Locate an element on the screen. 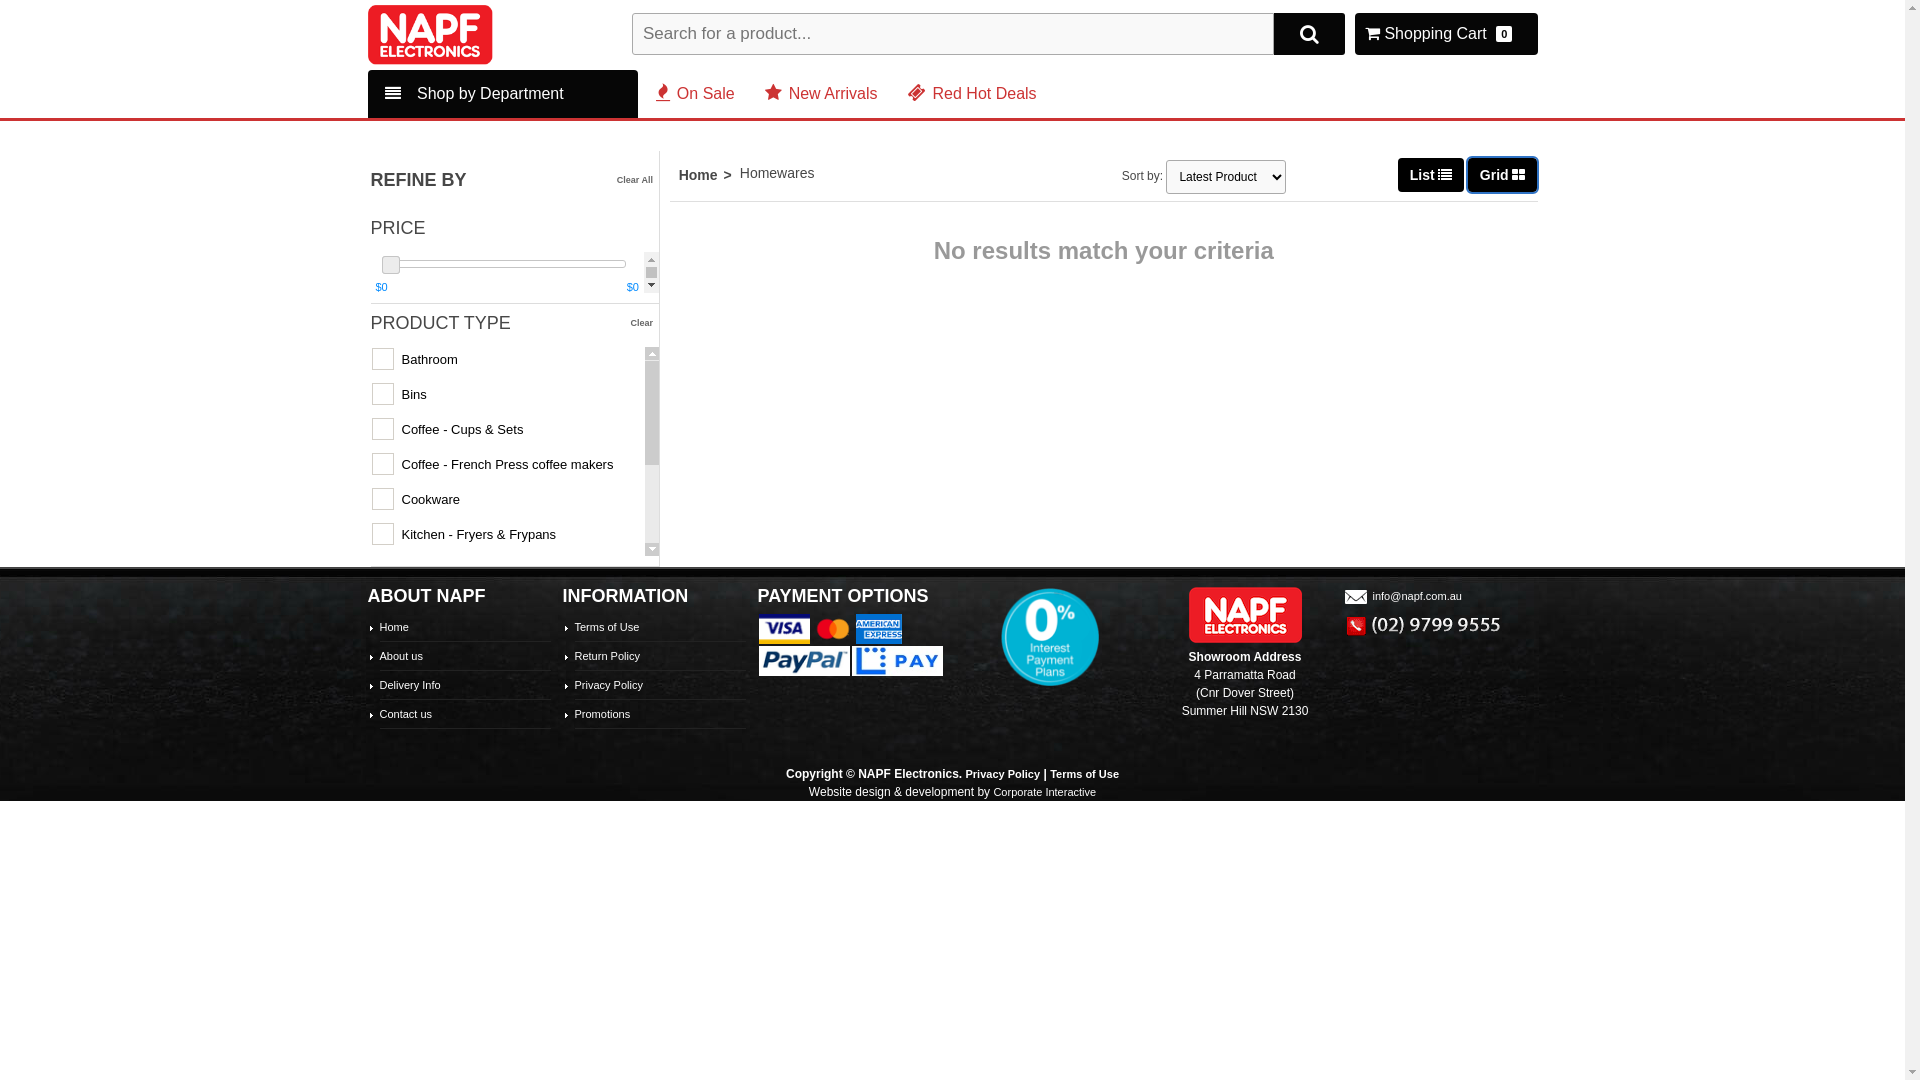 This screenshot has width=1920, height=1080. 'Delivery Info' is located at coordinates (409, 684).